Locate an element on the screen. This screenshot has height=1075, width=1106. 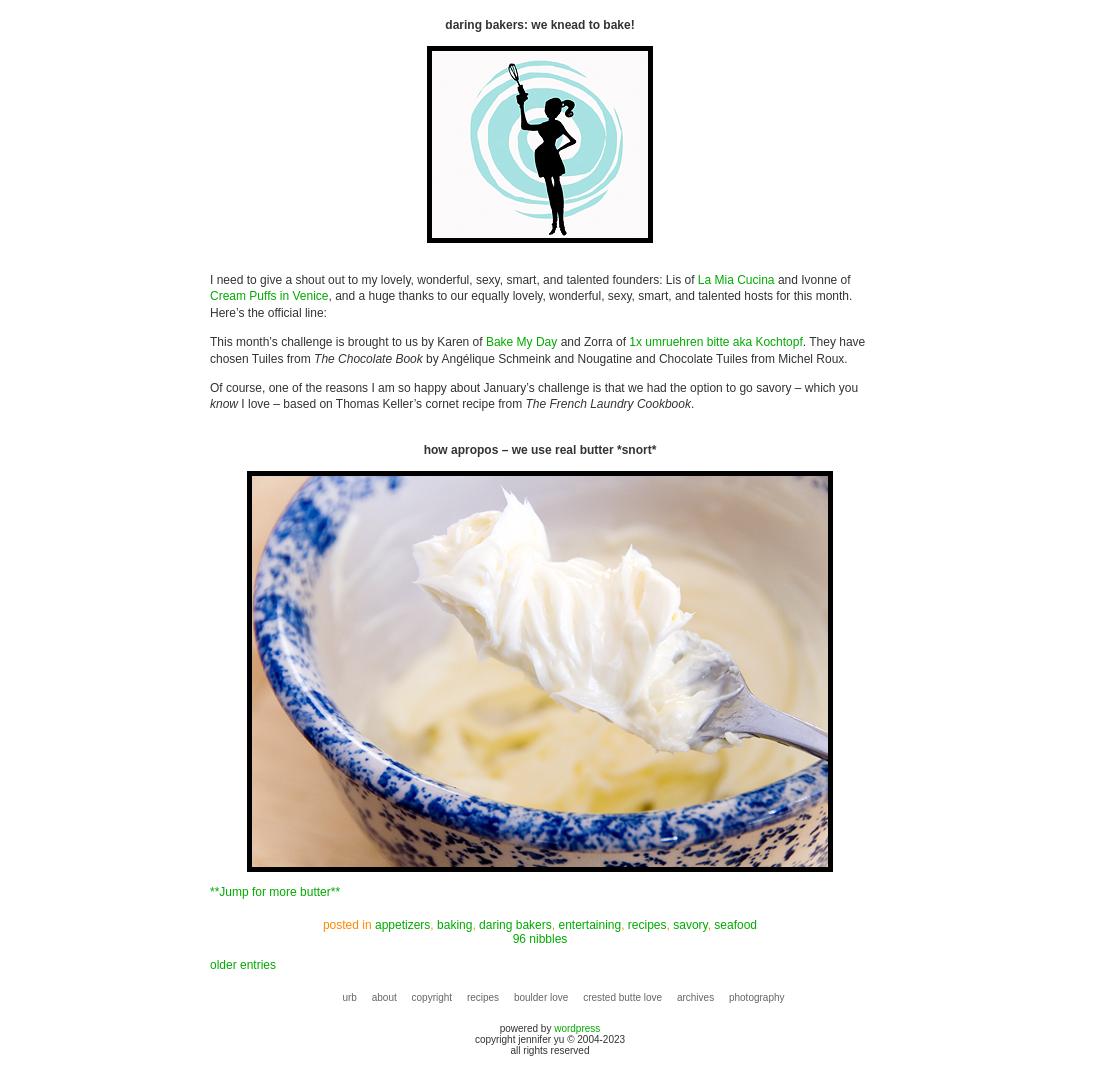
'posted in' is located at coordinates (347, 922).